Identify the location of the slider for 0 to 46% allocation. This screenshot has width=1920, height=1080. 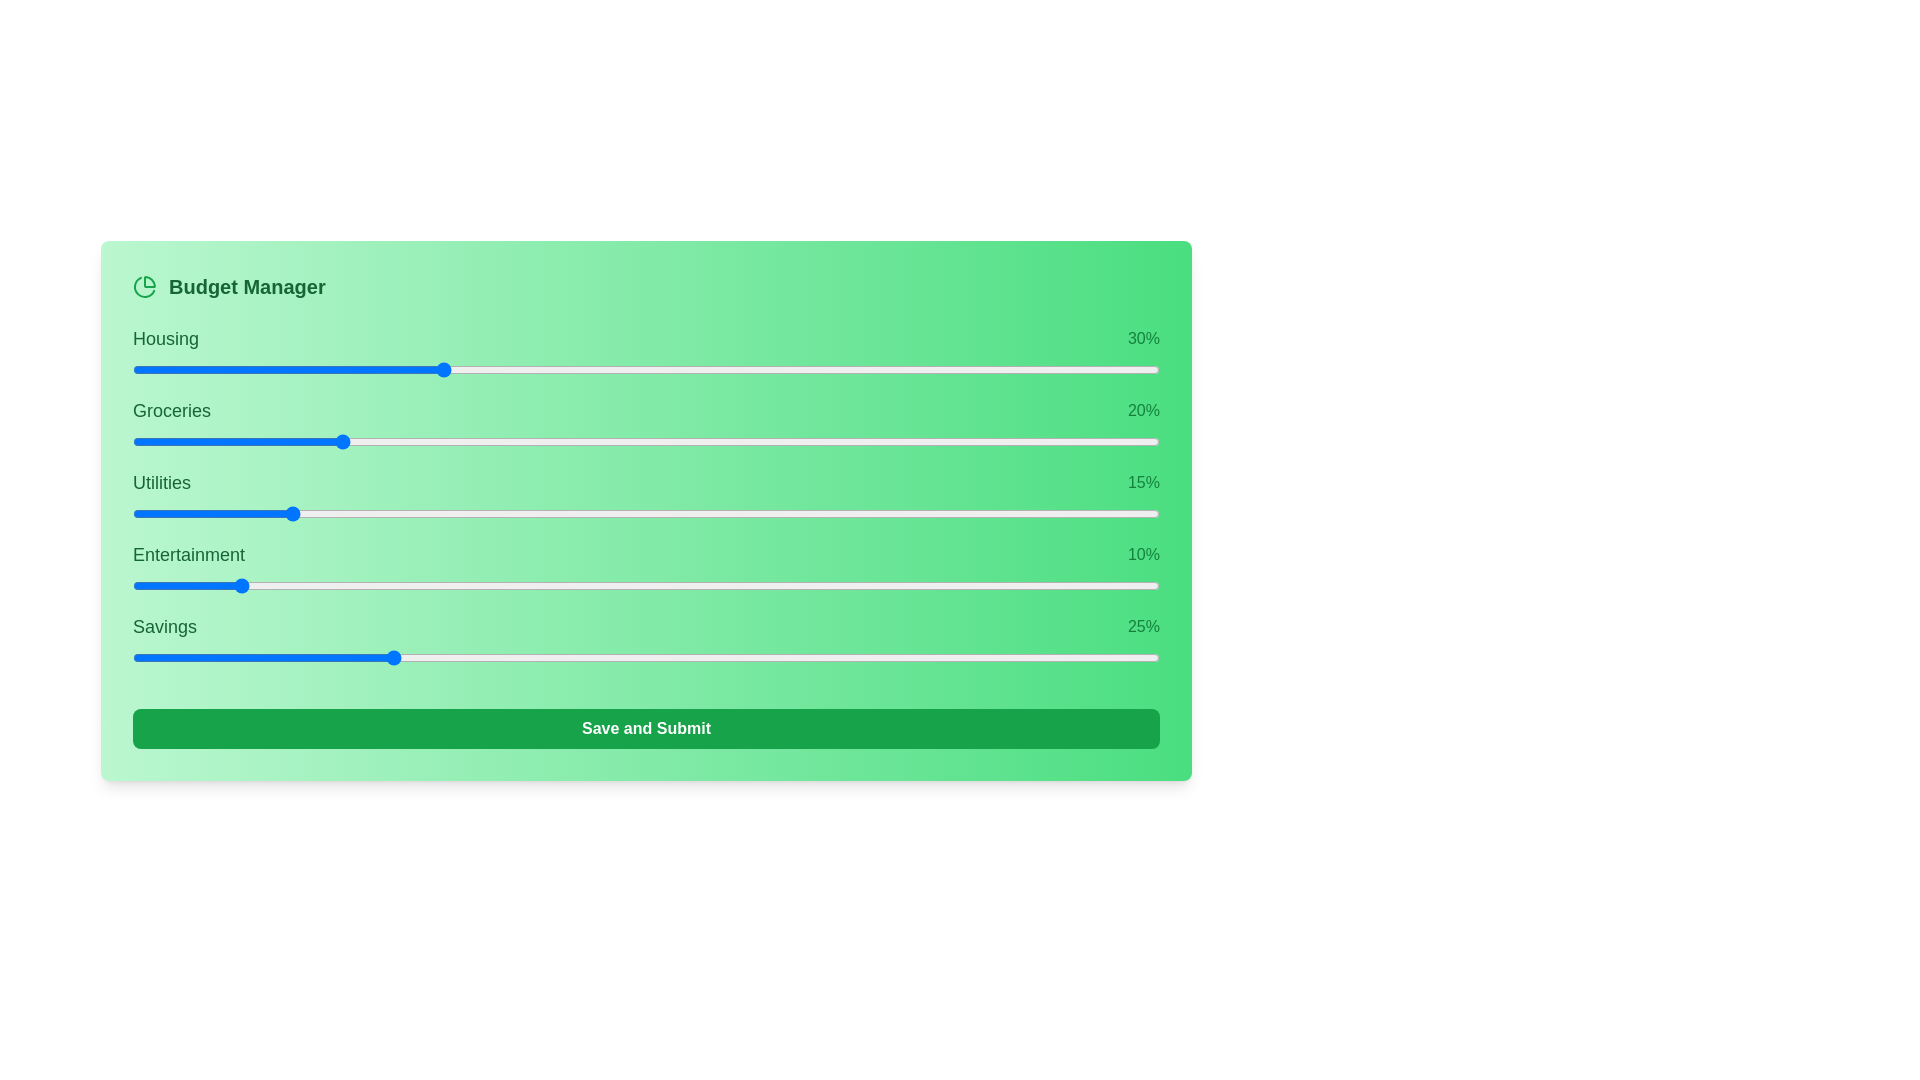
(881, 370).